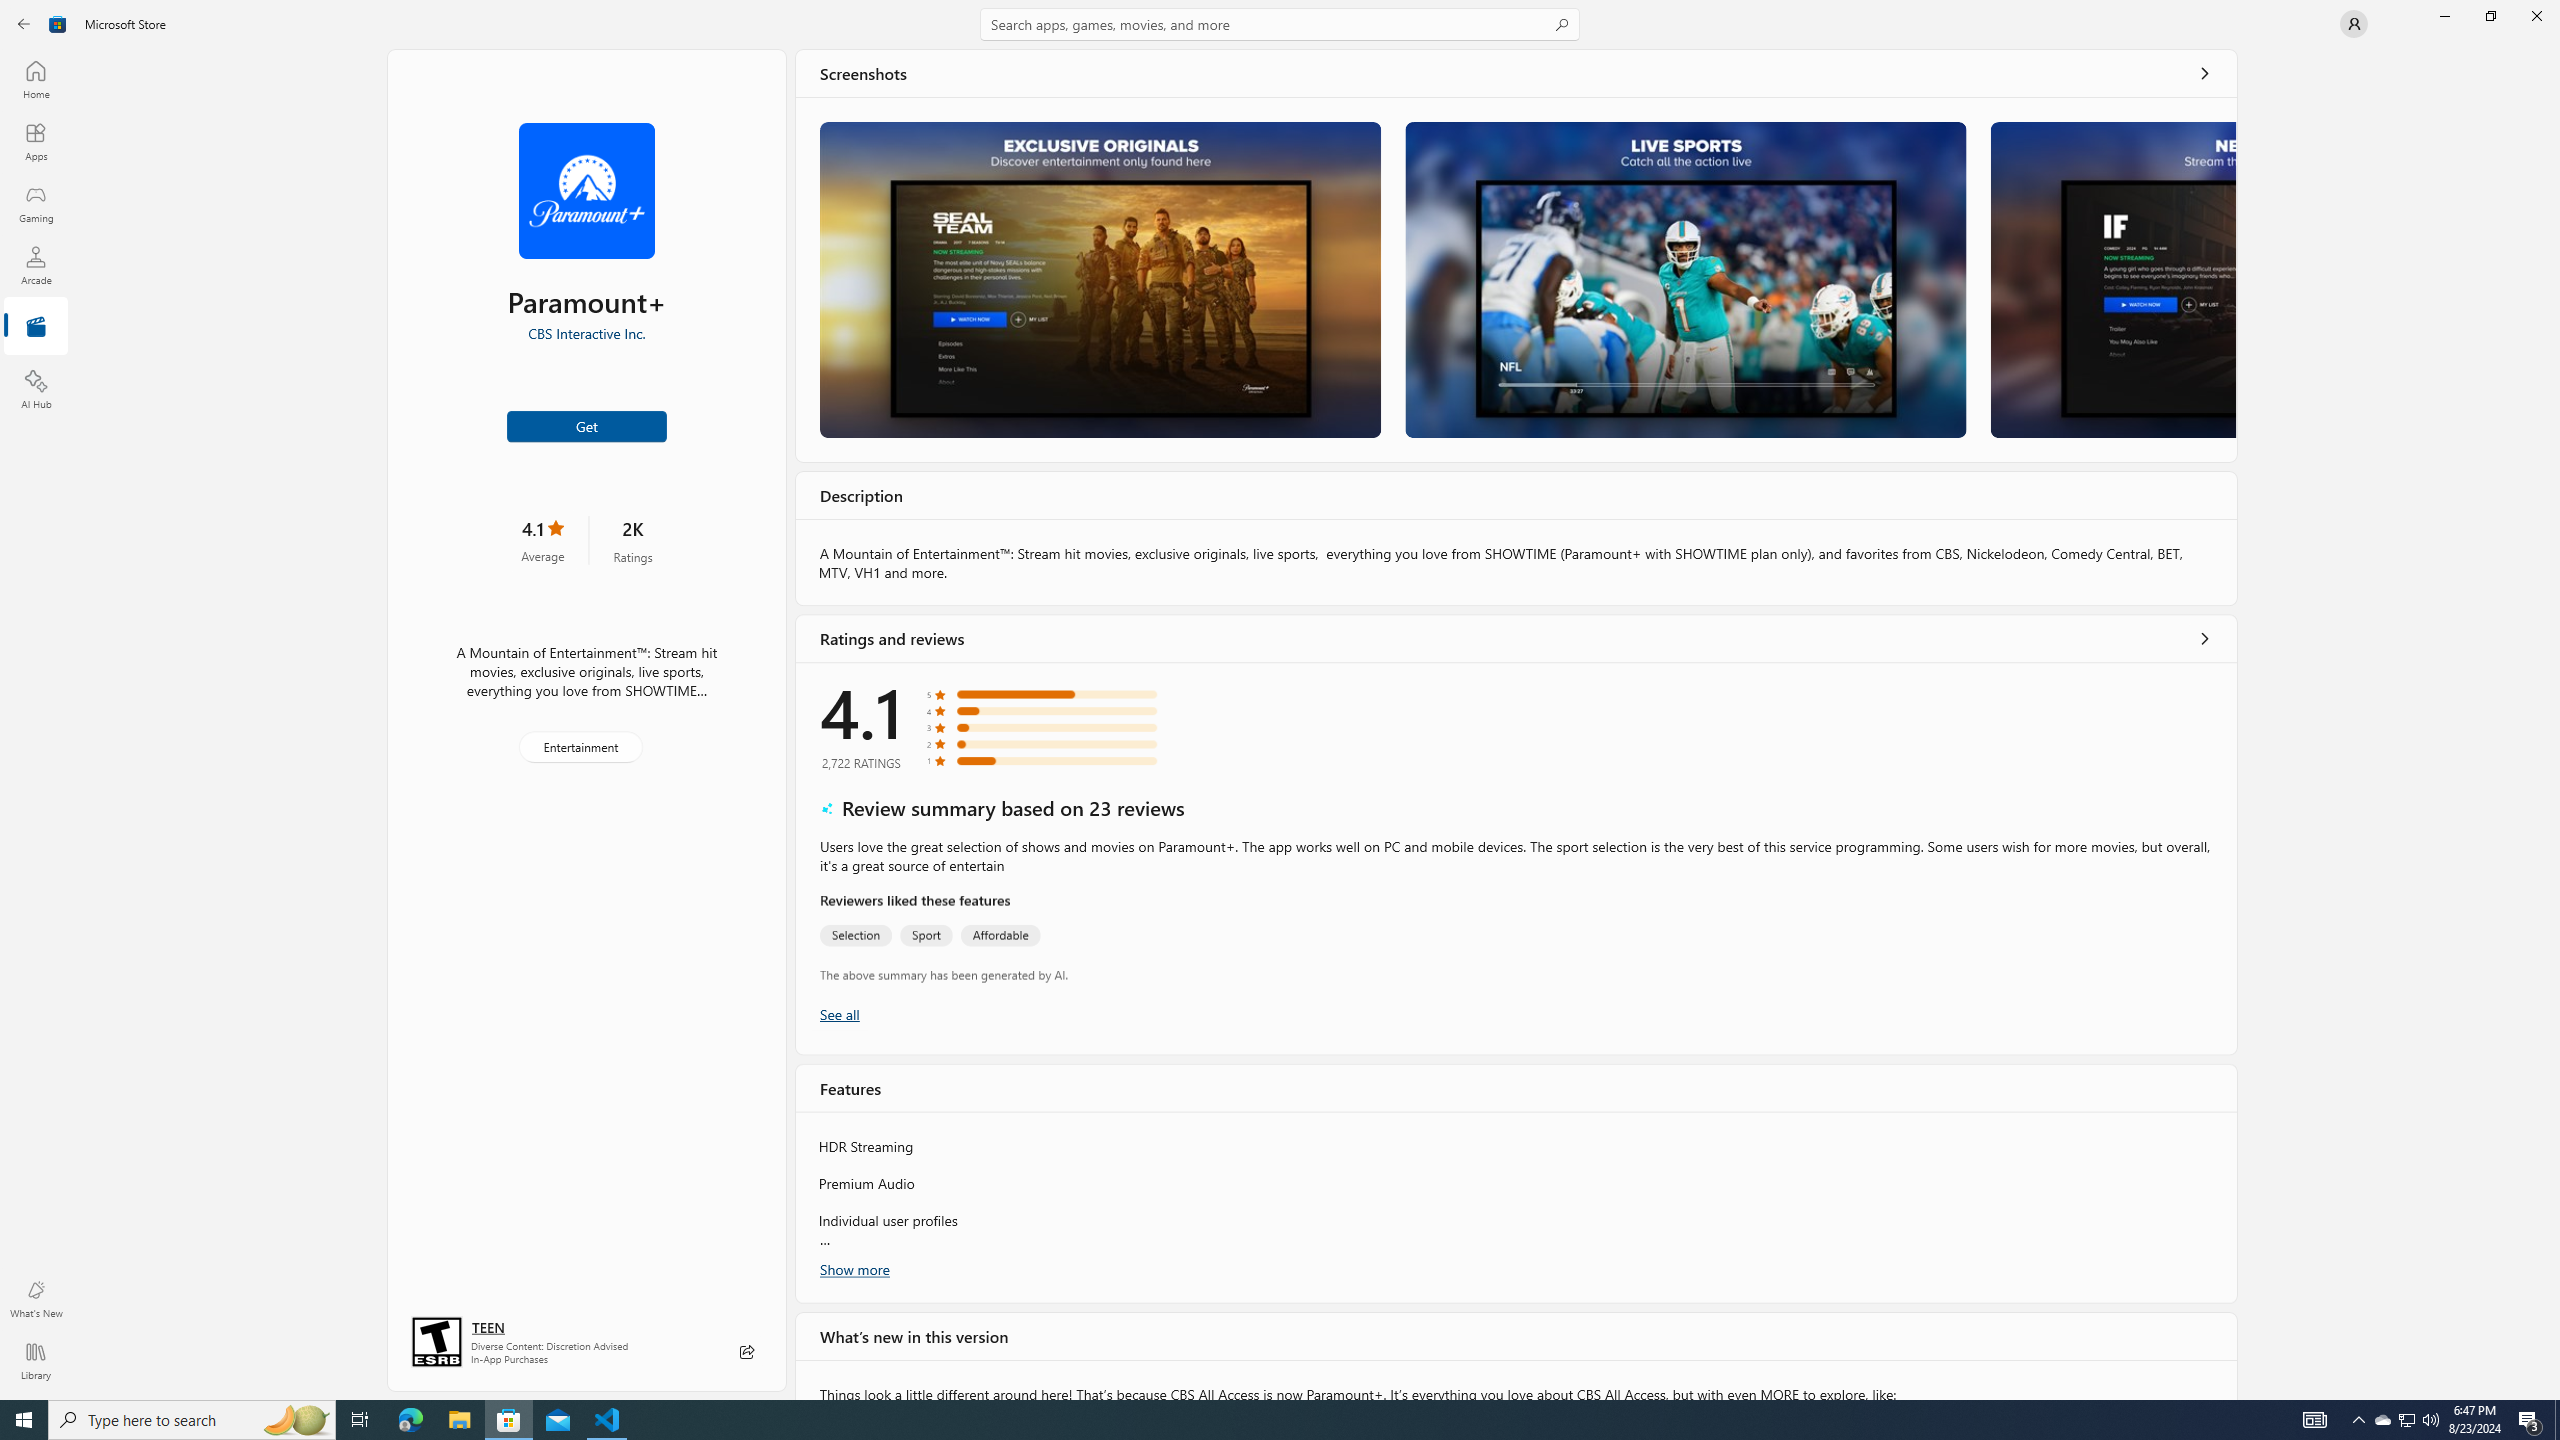  Describe the element at coordinates (486, 1325) in the screenshot. I see `'Age rating: TEEN. Click for more information.'` at that location.